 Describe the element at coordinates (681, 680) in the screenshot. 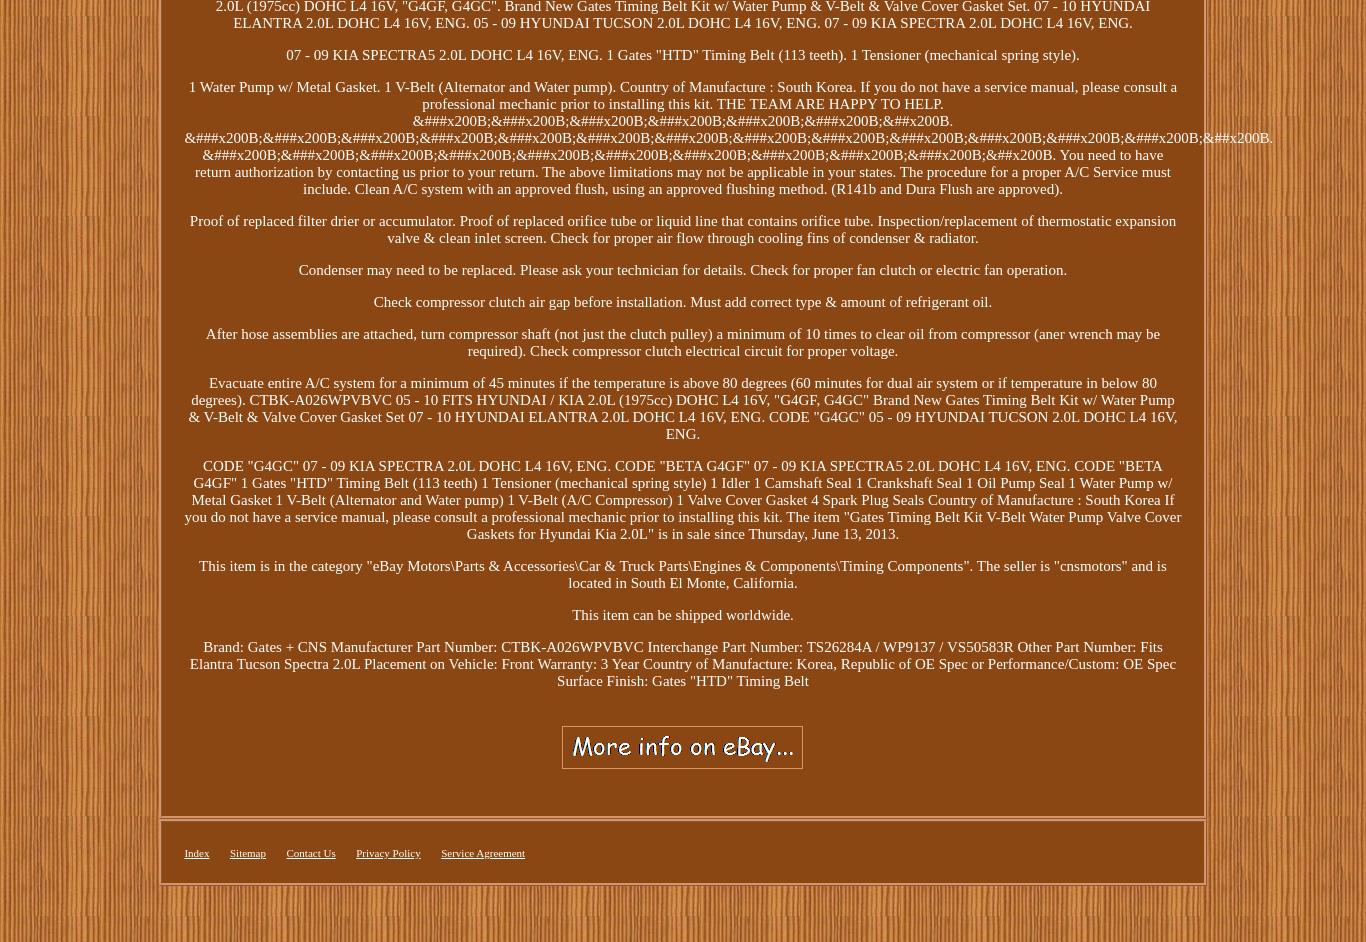

I see `'Surface Finish: Gates "HTD" Timing Belt'` at that location.